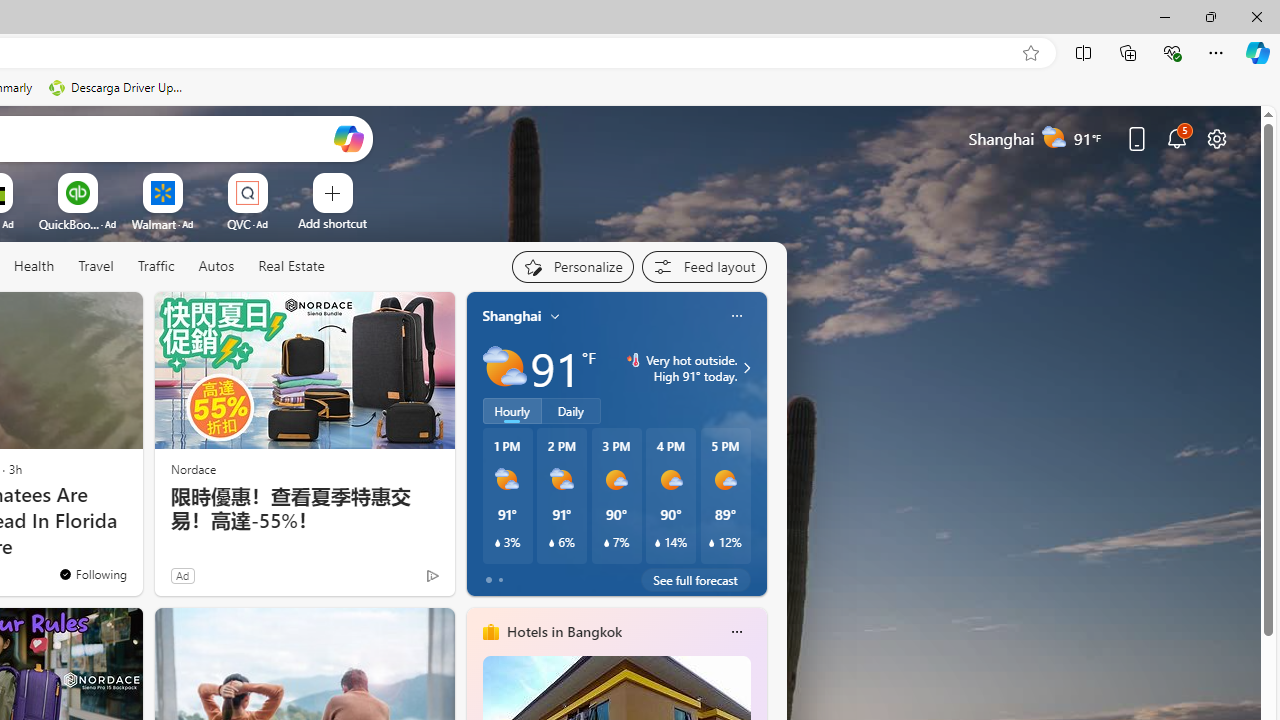 The image size is (1280, 720). I want to click on 'You', so click(91, 573).